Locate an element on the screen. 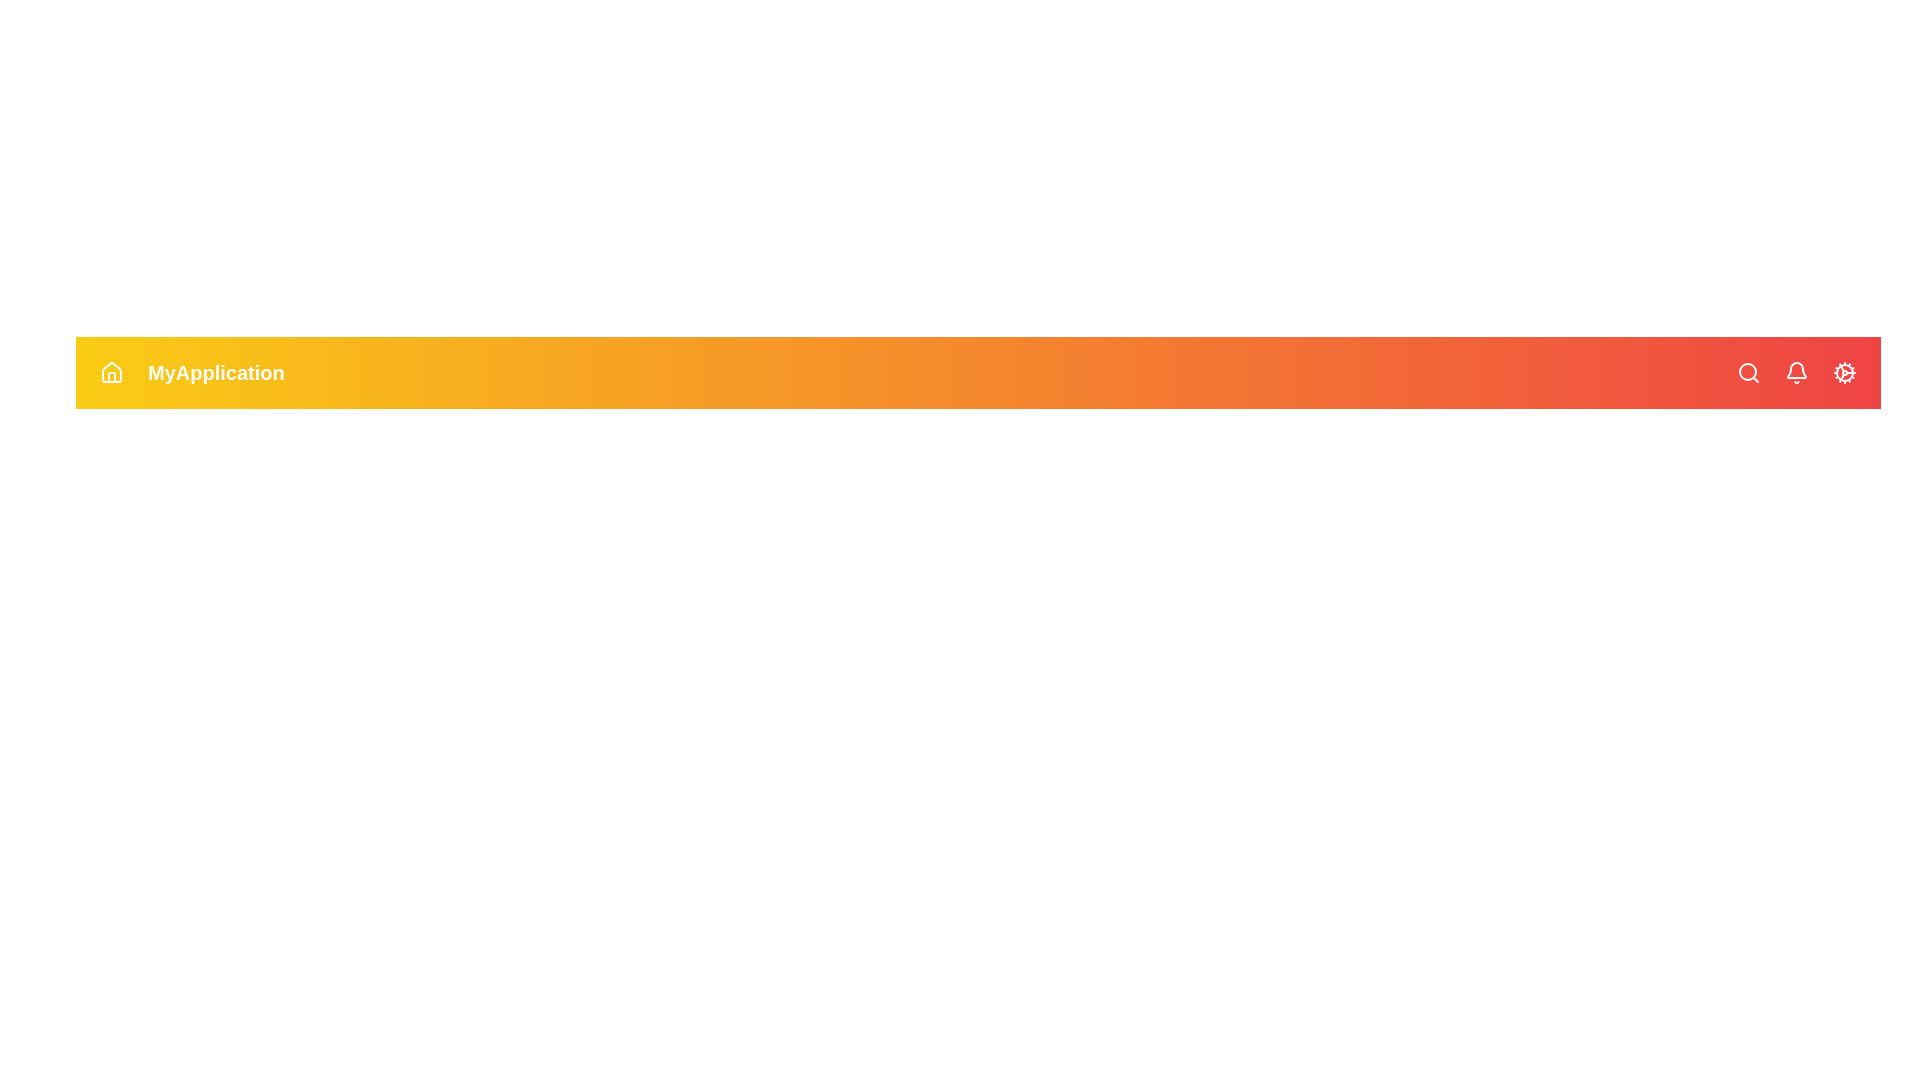 This screenshot has height=1080, width=1920. the circular button with a yellow background and a house icon located on the top-left corner of the header bar to change its background color is located at coordinates (110, 373).